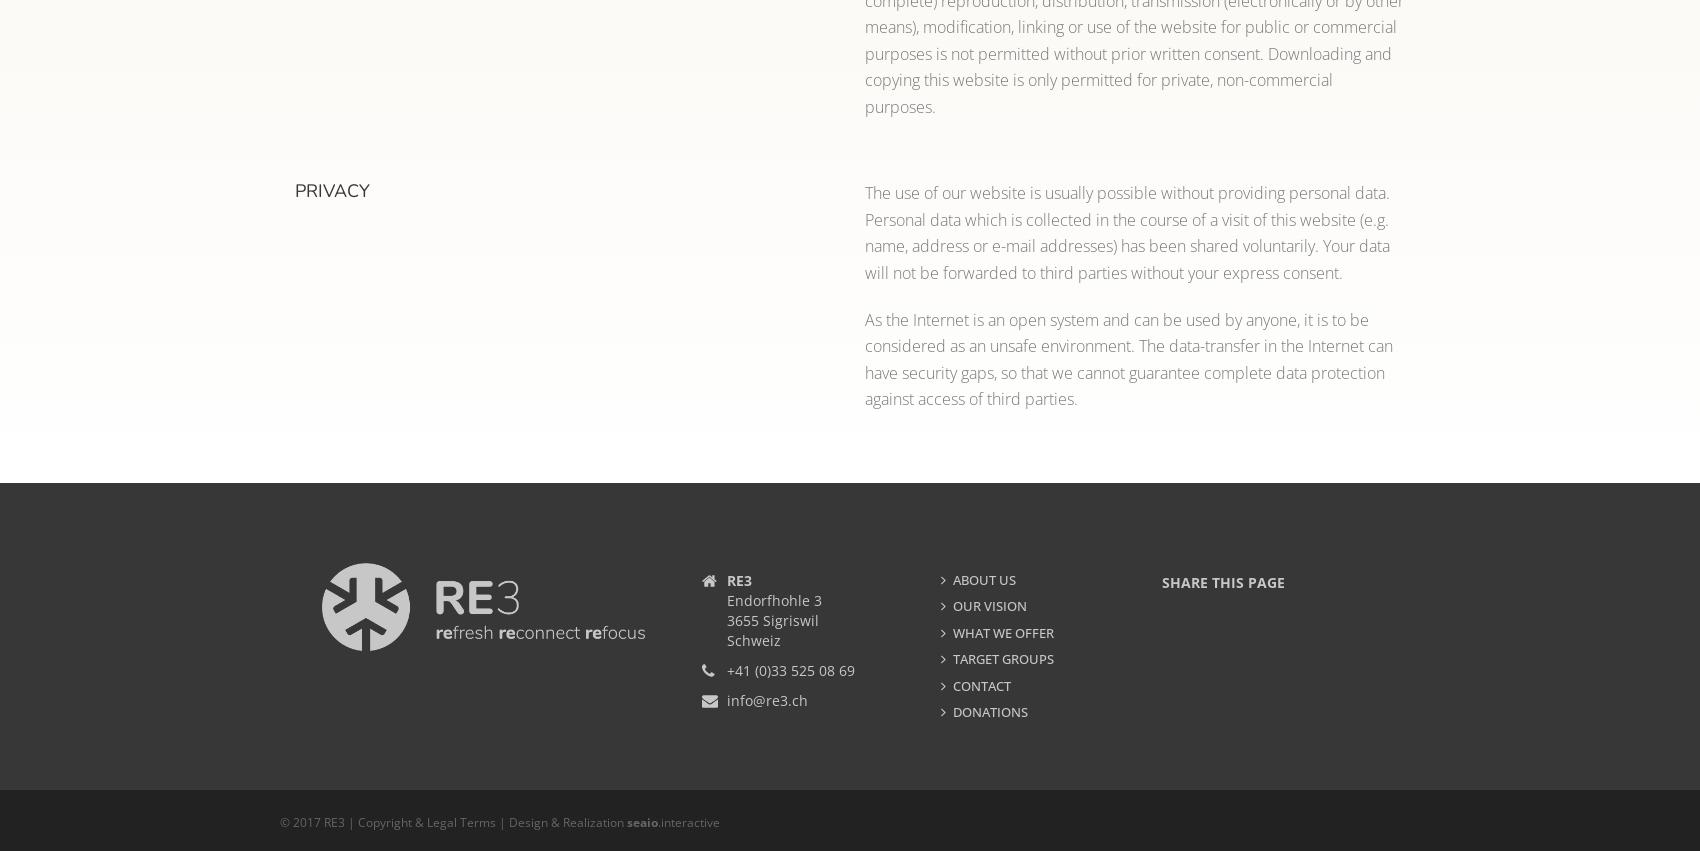  I want to click on 'Endorfhohle 3', so click(773, 599).